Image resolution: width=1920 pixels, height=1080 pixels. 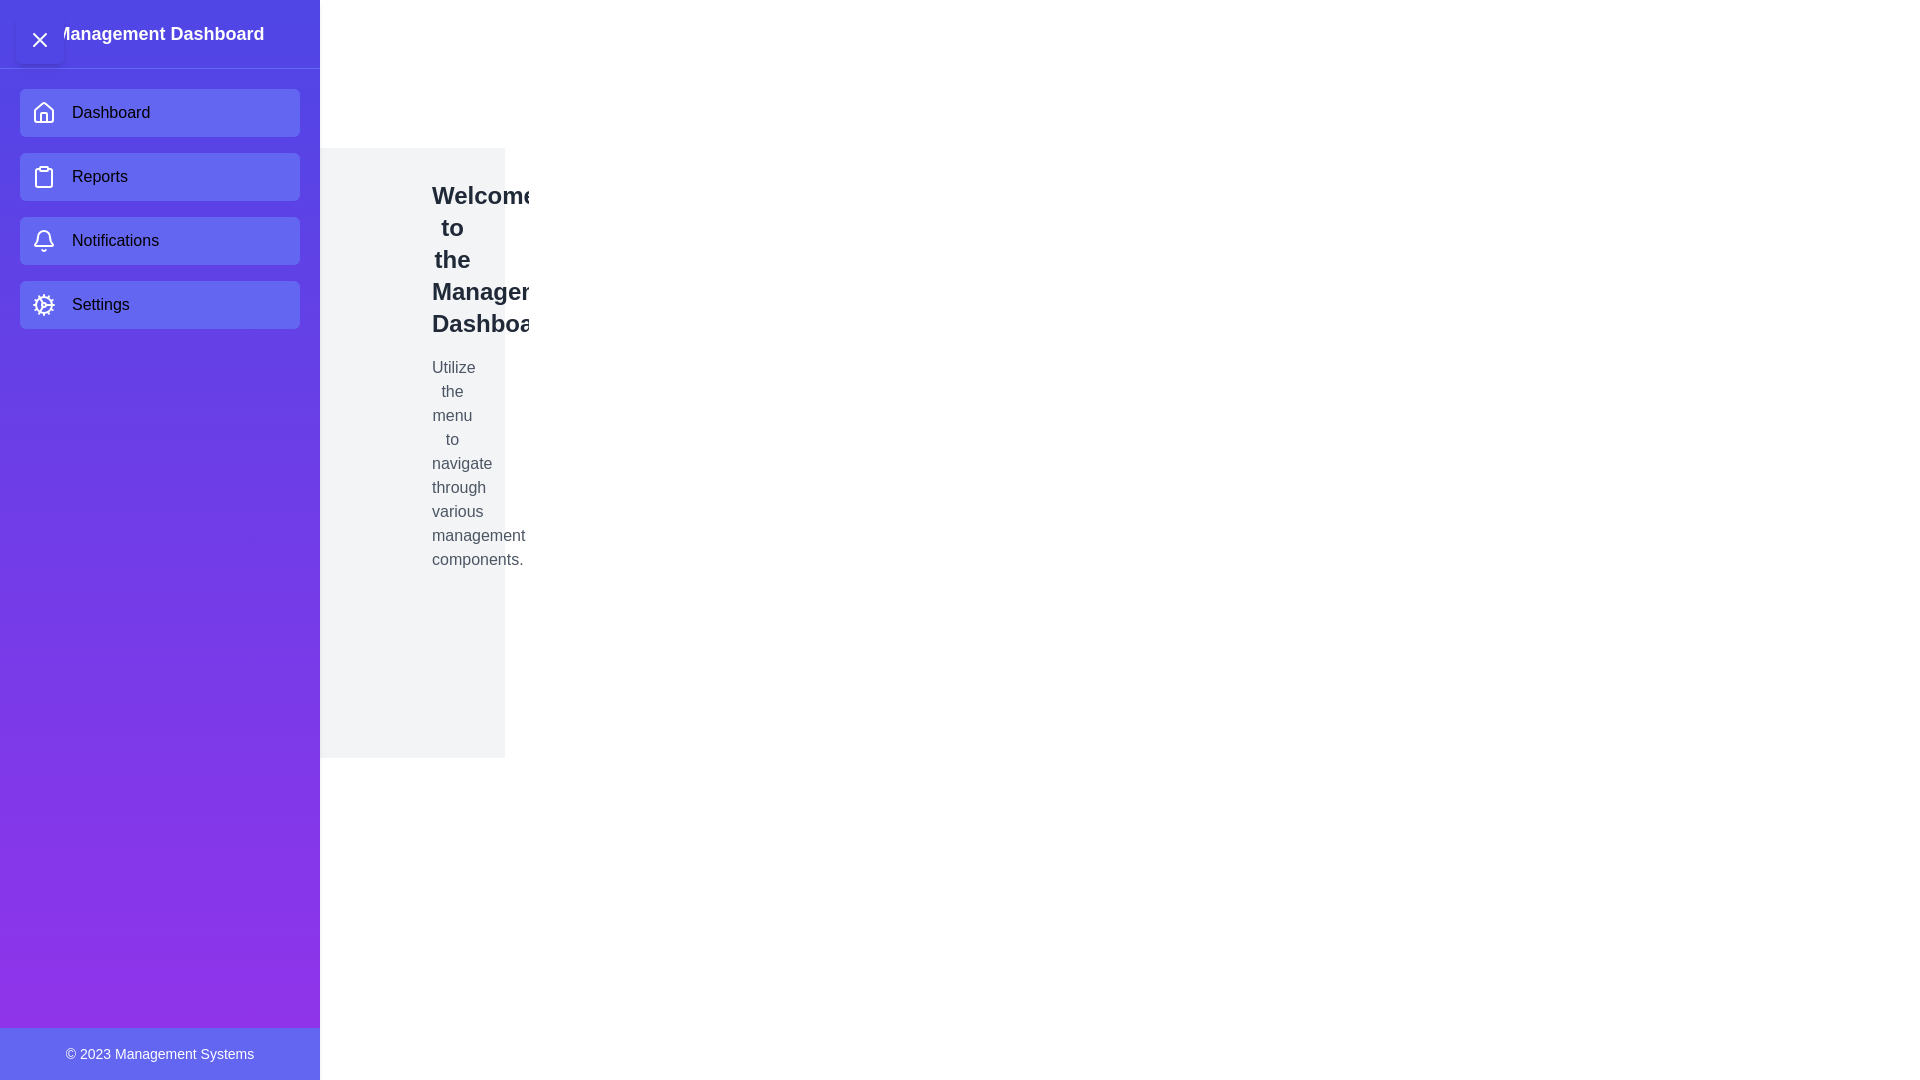 I want to click on the prominent header text displaying 'Welcome to the Management Dashboard', which is located at the top-left portion of the dashboard's main content area, so click(x=451, y=258).